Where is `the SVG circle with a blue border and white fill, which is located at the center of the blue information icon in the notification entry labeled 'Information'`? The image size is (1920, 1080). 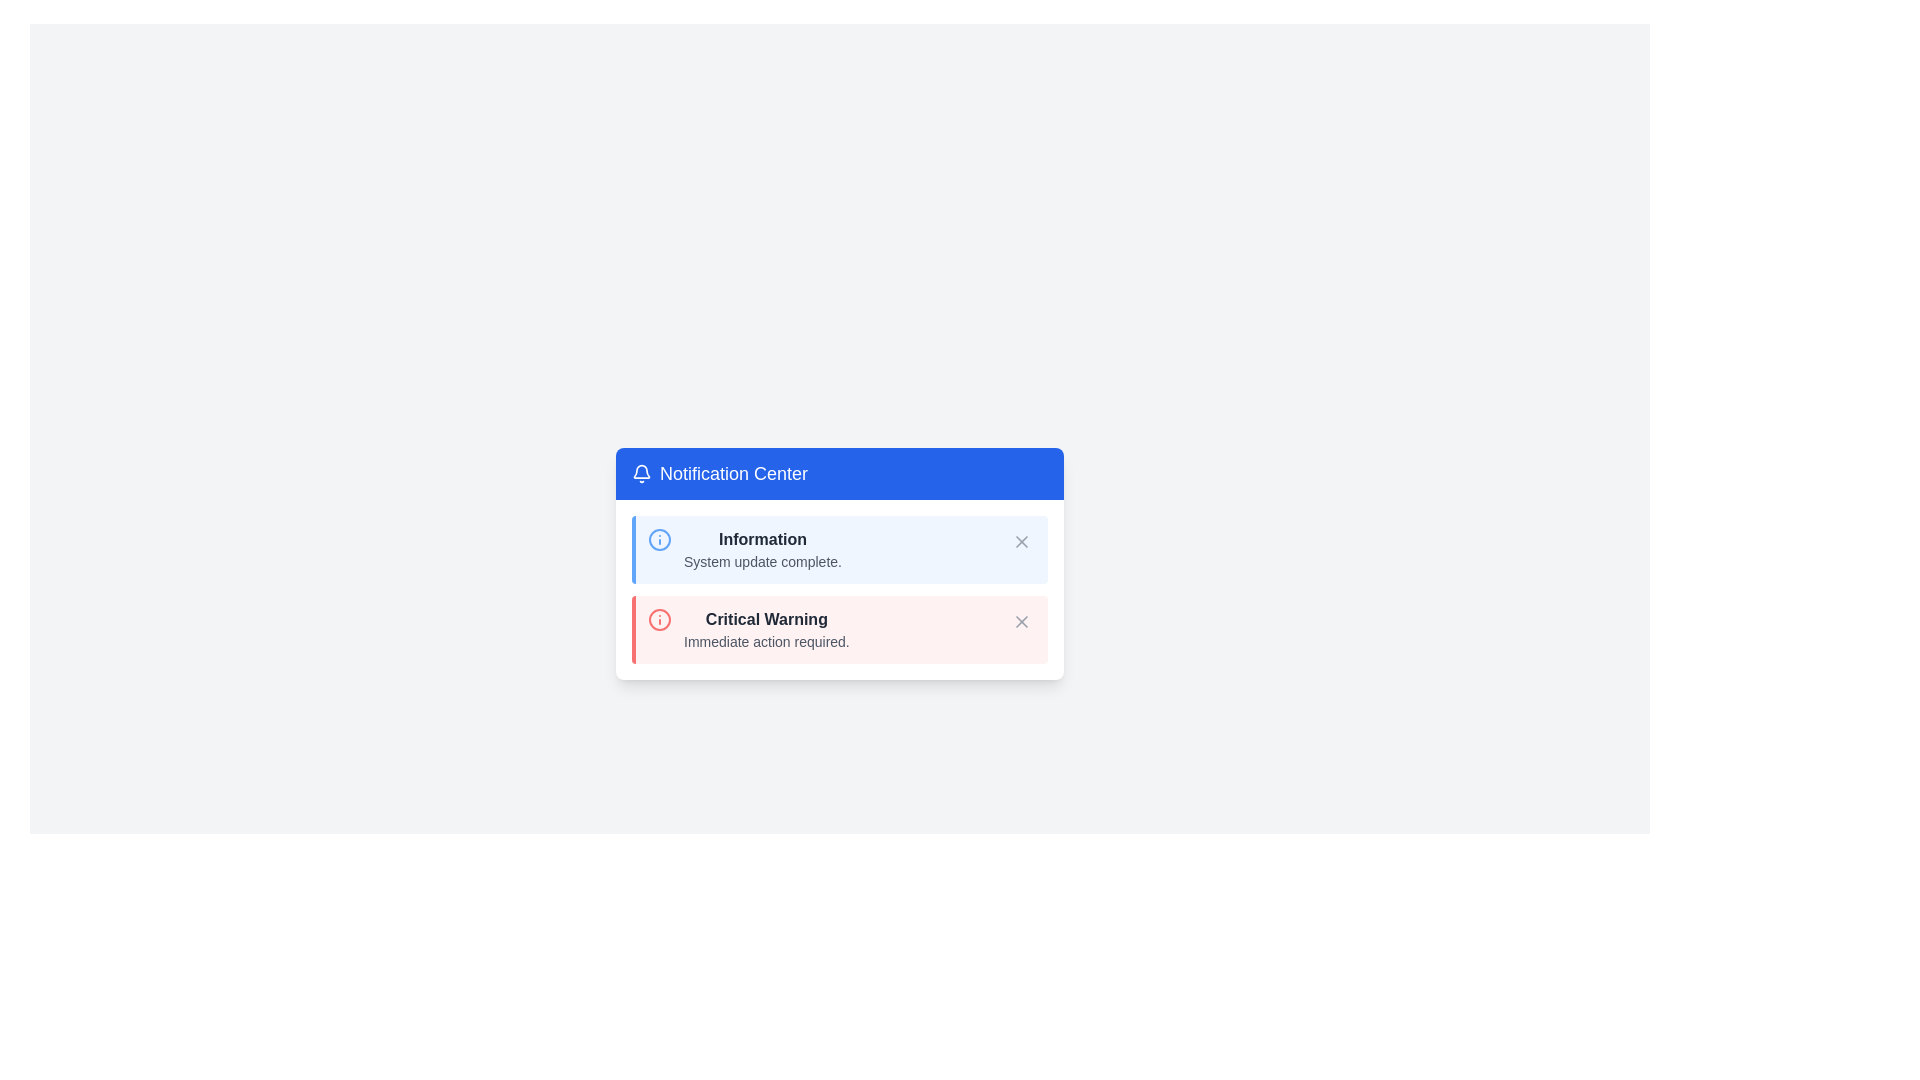
the SVG circle with a blue border and white fill, which is located at the center of the blue information icon in the notification entry labeled 'Information' is located at coordinates (660, 540).